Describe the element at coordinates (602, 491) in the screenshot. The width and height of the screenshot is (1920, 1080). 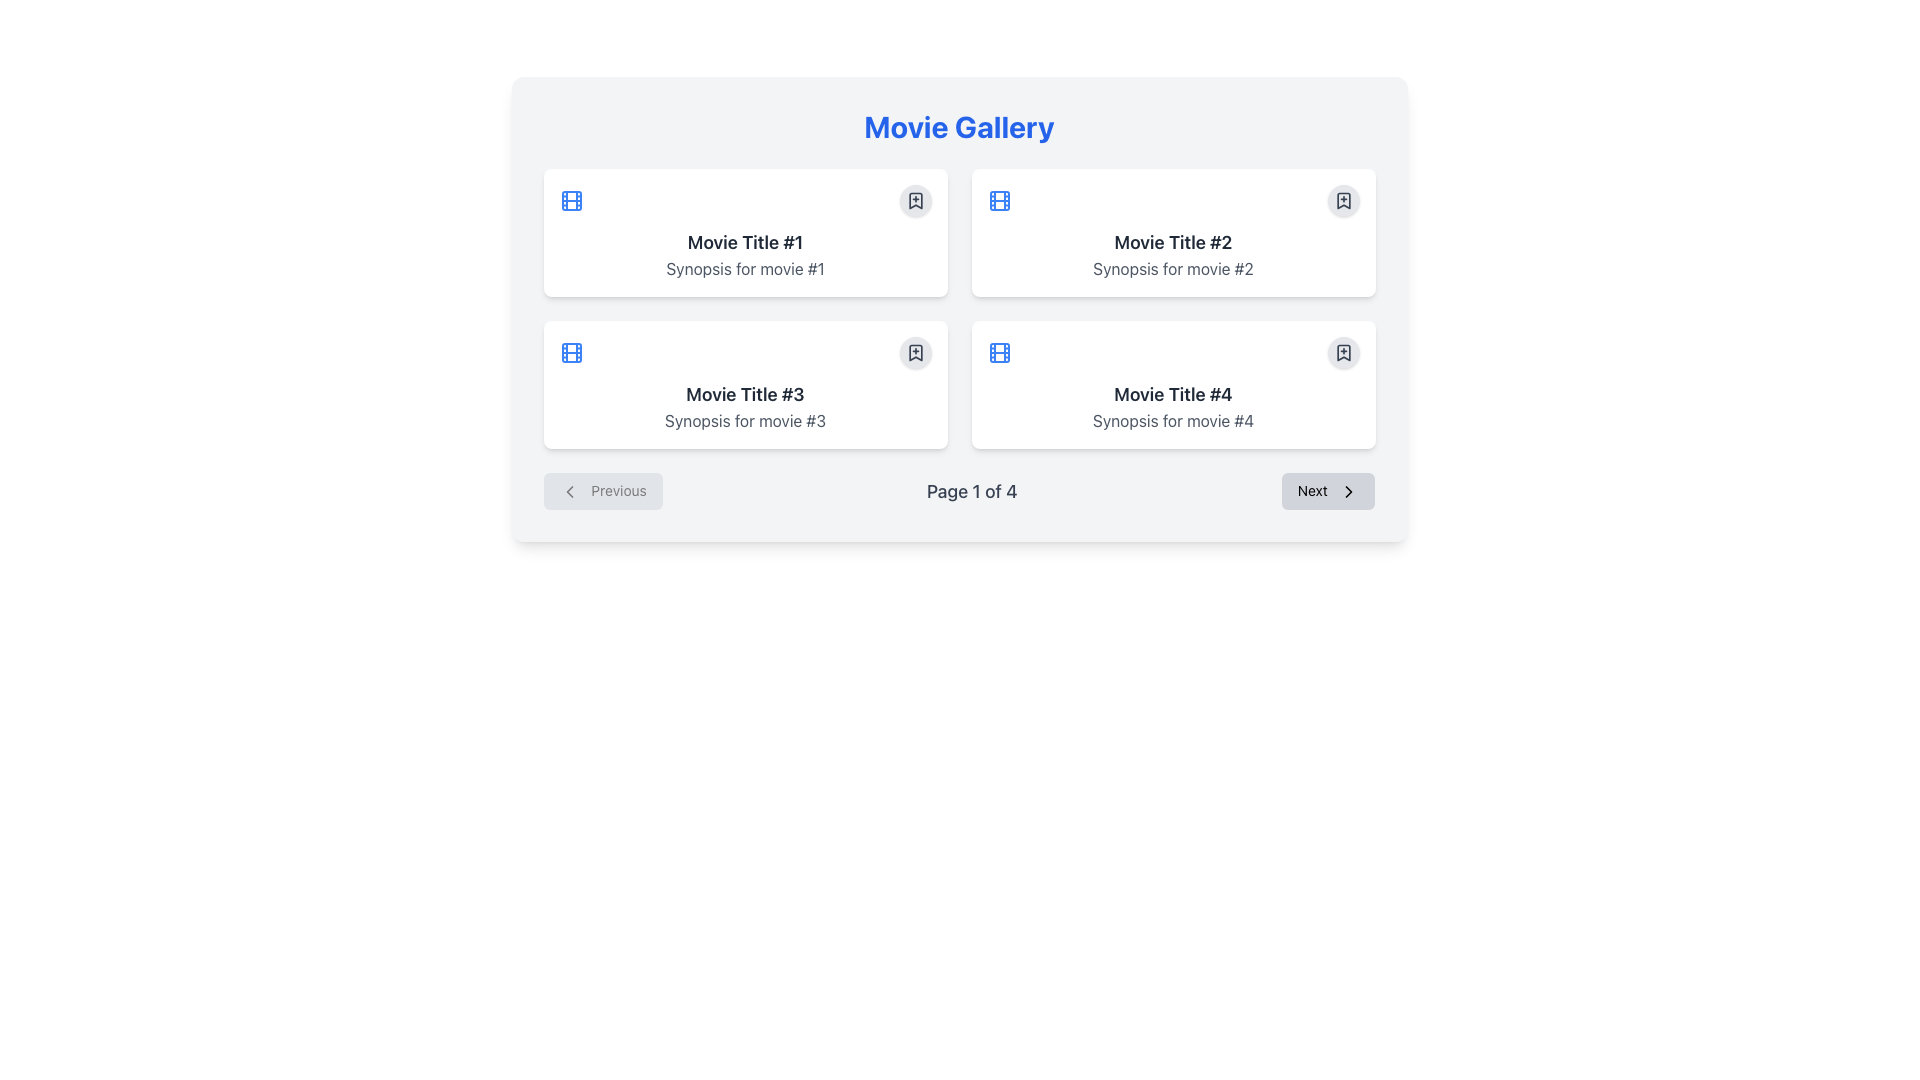
I see `the 'Previous' button with rounded edges and a light gray background located at the bottom left of the pagination control to observe any hover effects` at that location.